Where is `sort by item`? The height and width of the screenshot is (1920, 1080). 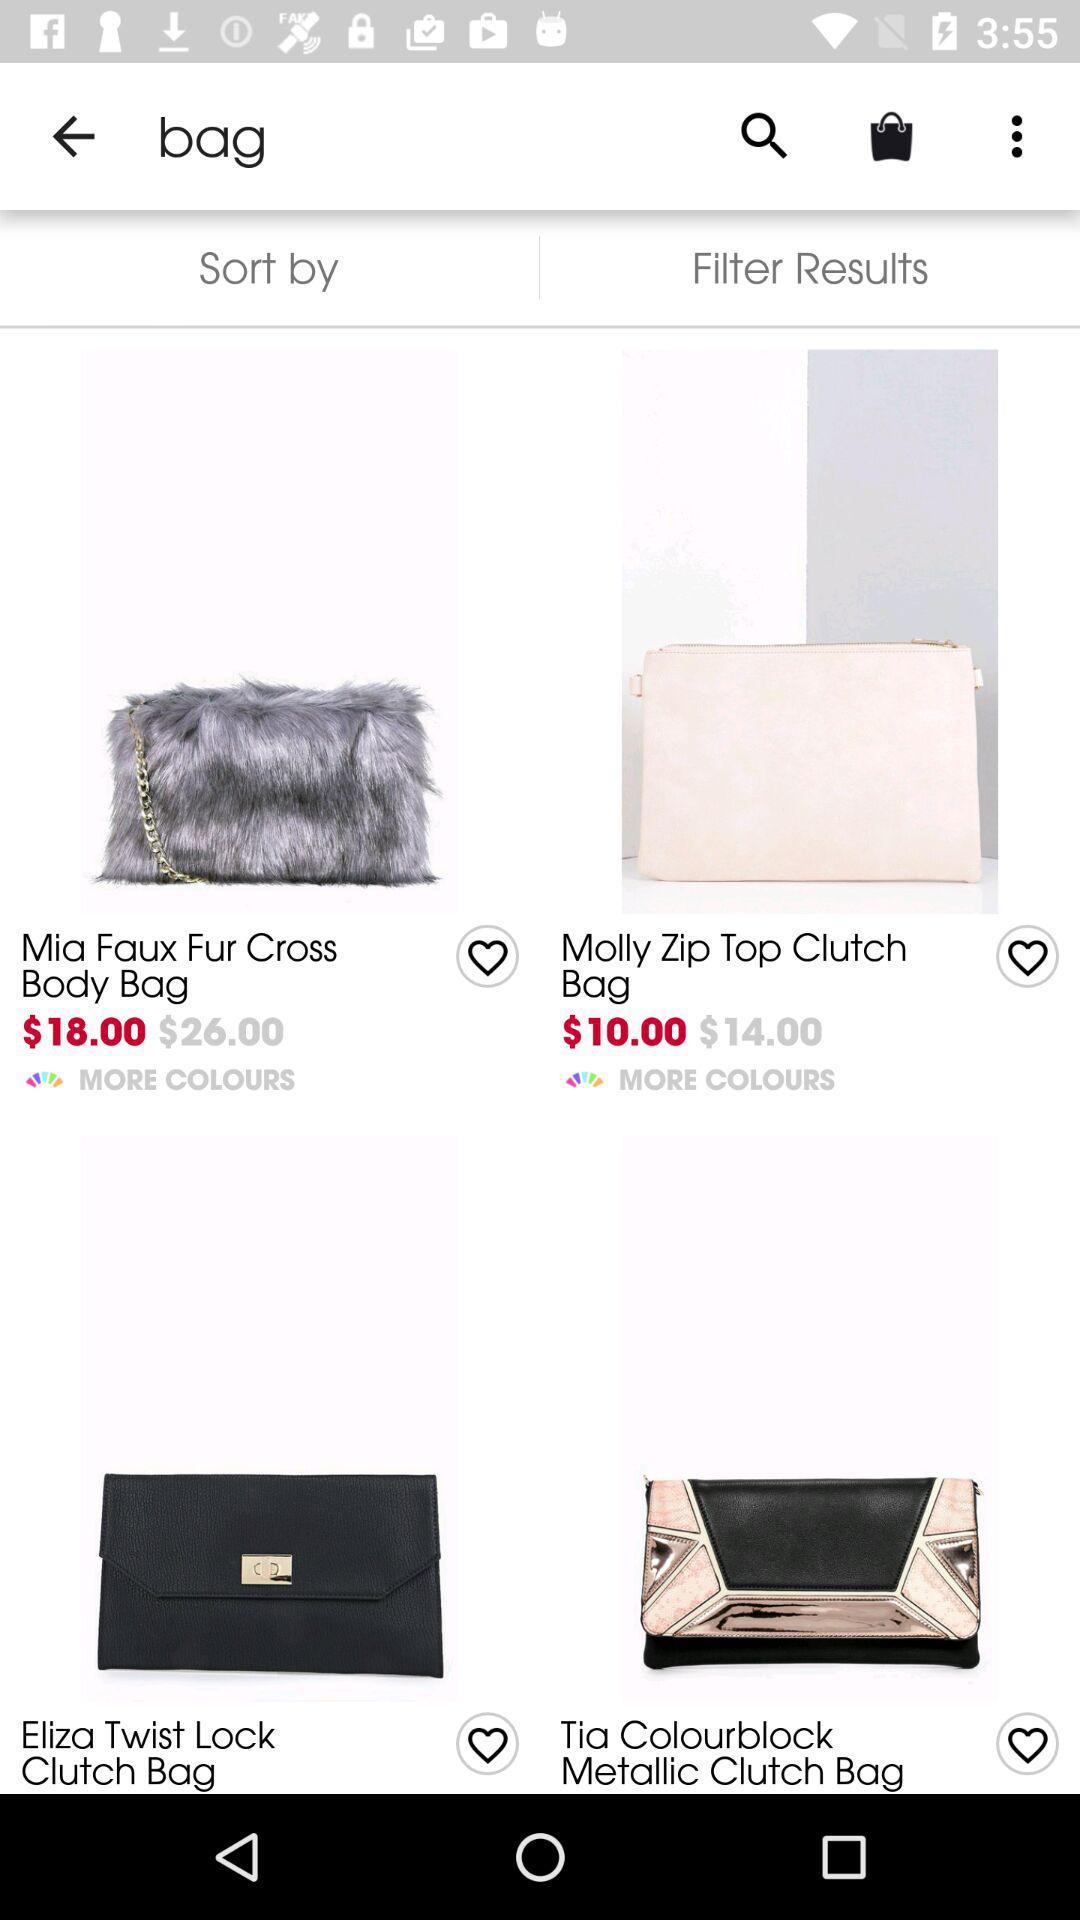
sort by item is located at coordinates (268, 266).